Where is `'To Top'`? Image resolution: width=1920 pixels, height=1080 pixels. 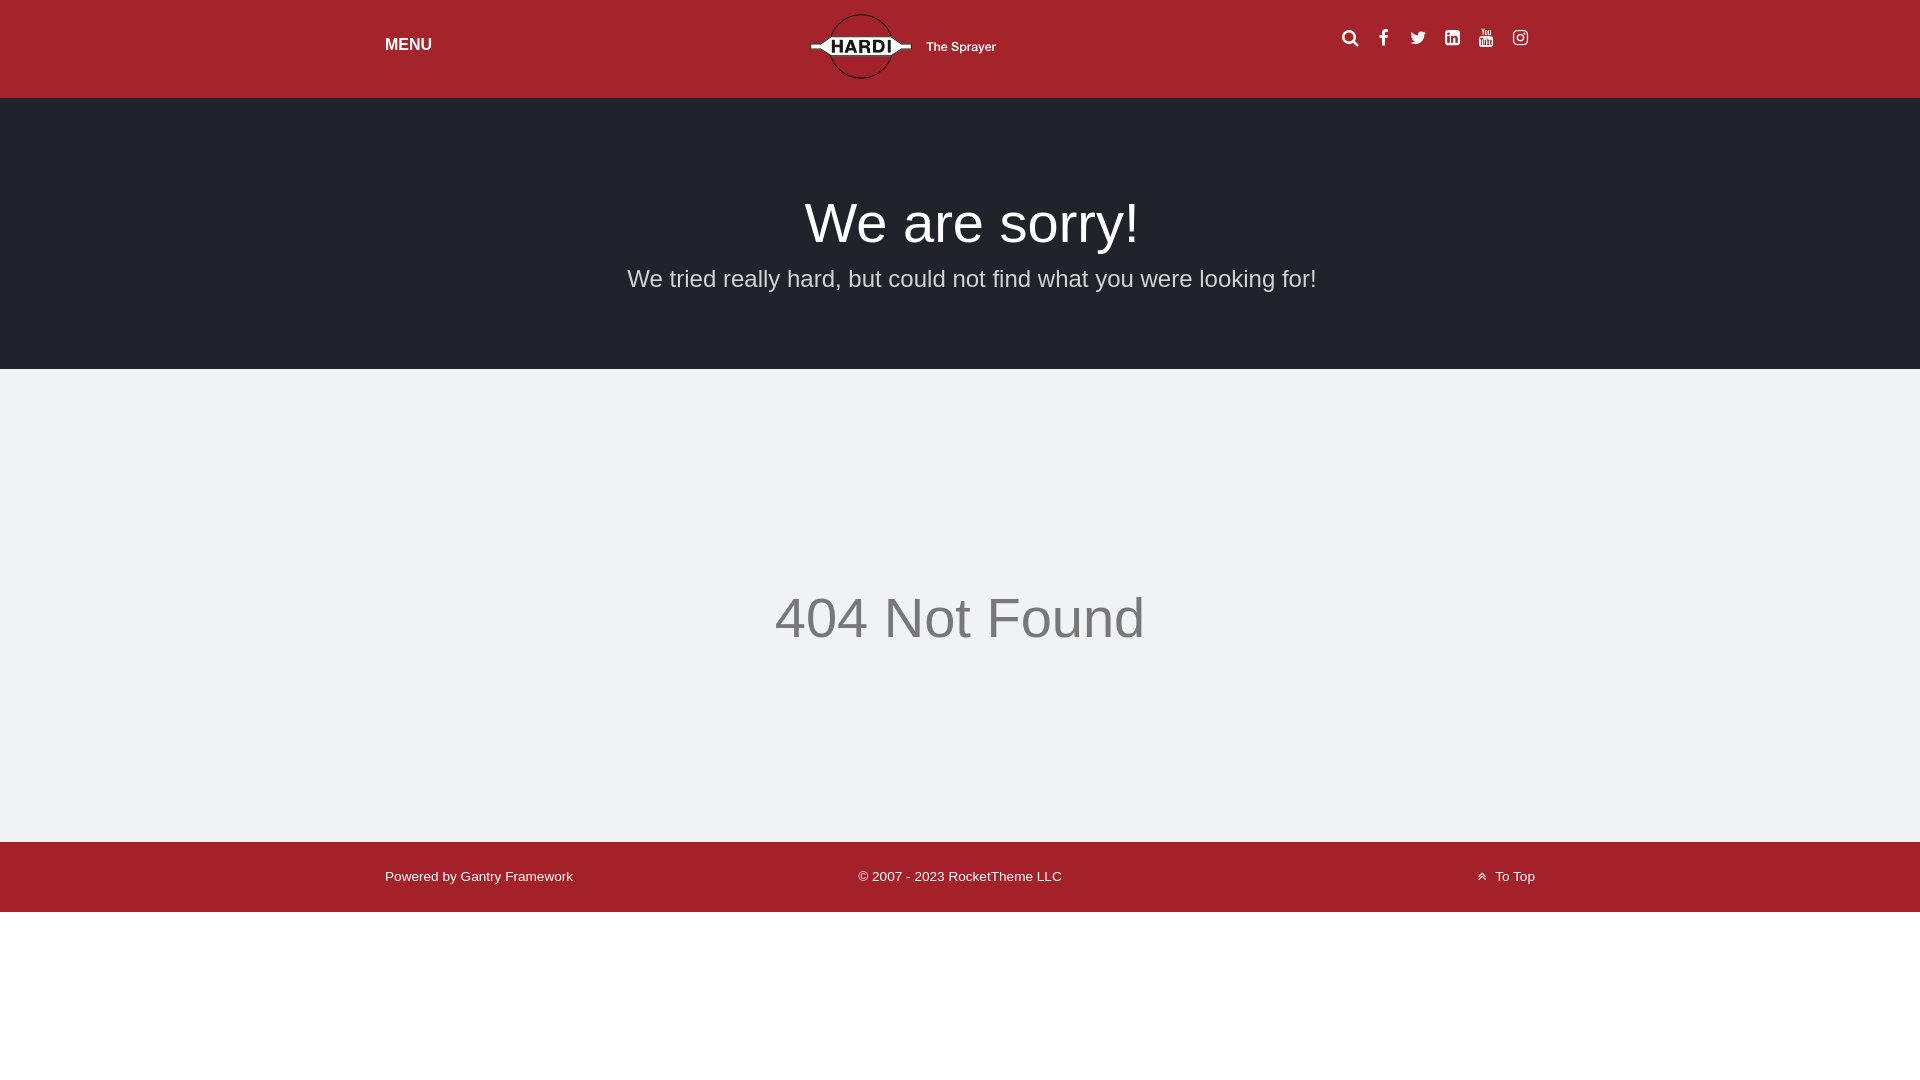
'To Top' is located at coordinates (1473, 875).